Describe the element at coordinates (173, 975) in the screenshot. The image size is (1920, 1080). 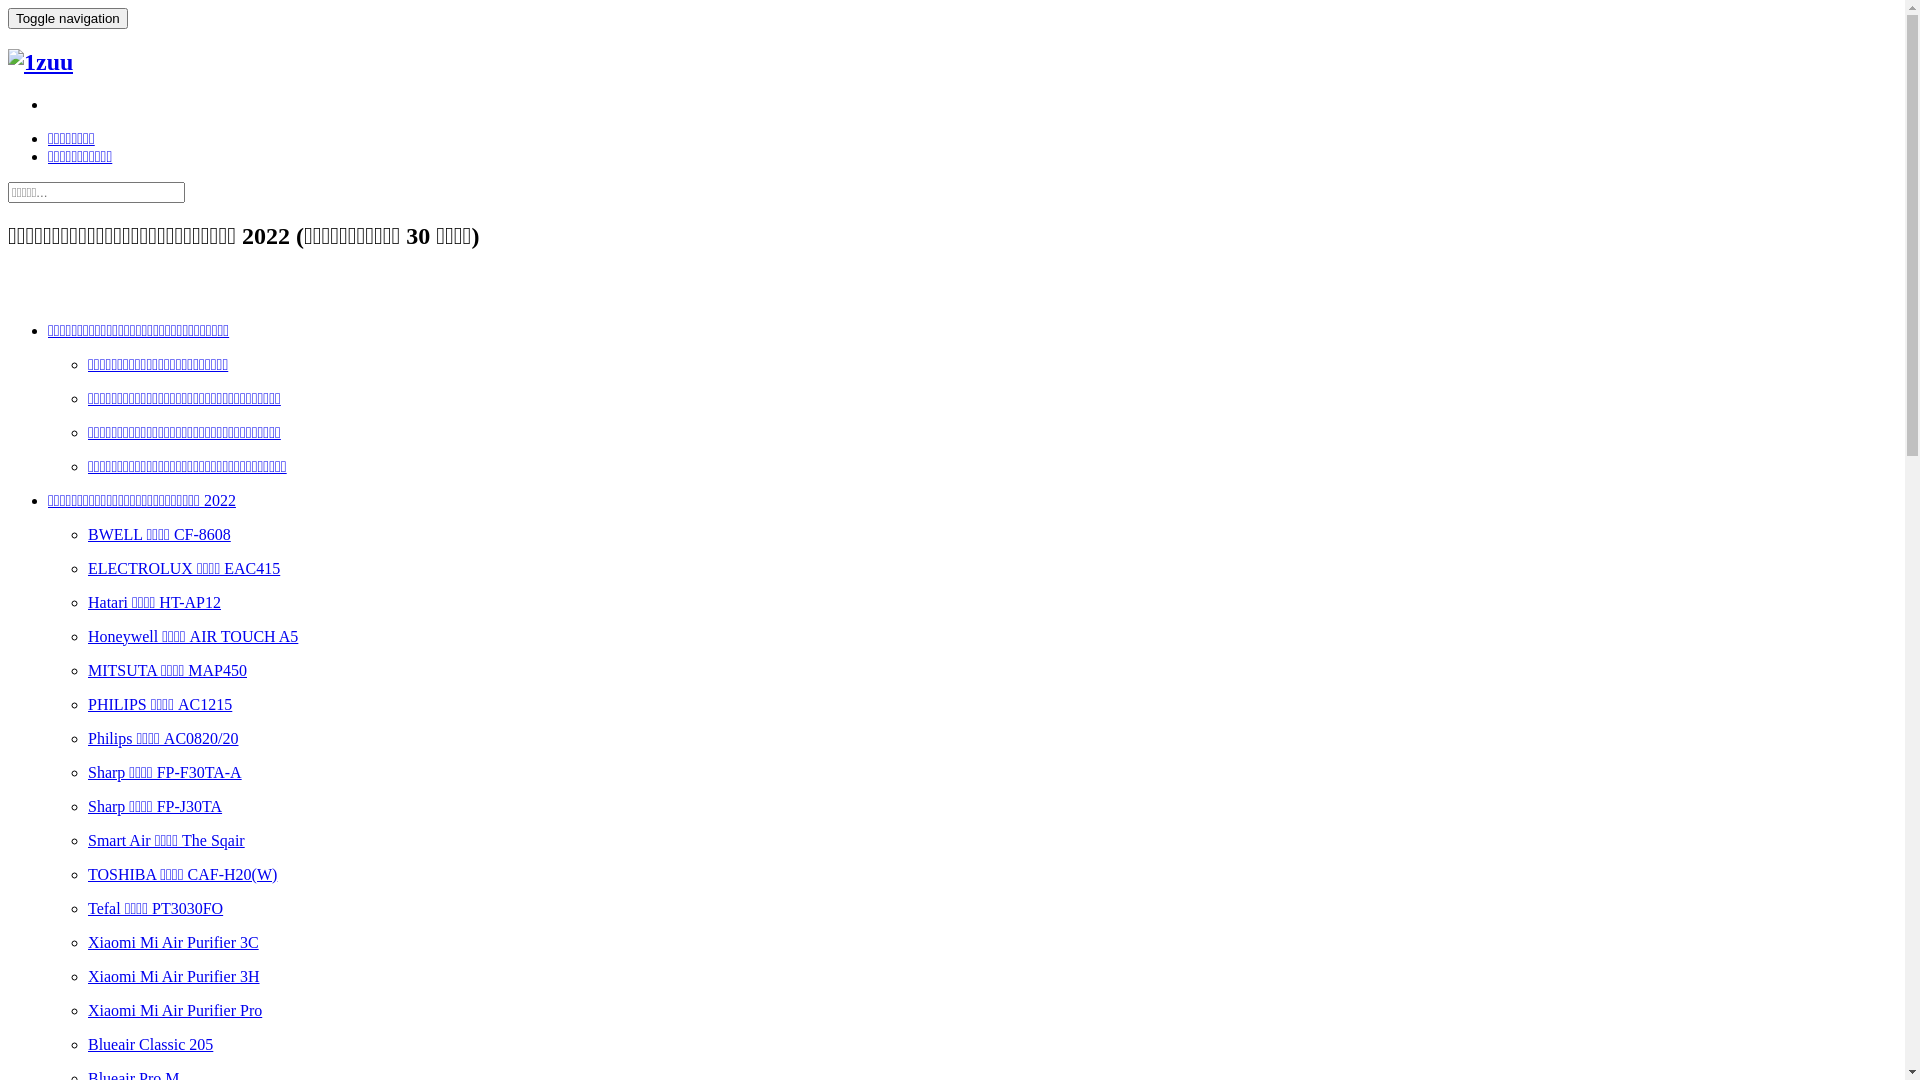
I see `'Xiaomi Mi Air Purifier 3H'` at that location.